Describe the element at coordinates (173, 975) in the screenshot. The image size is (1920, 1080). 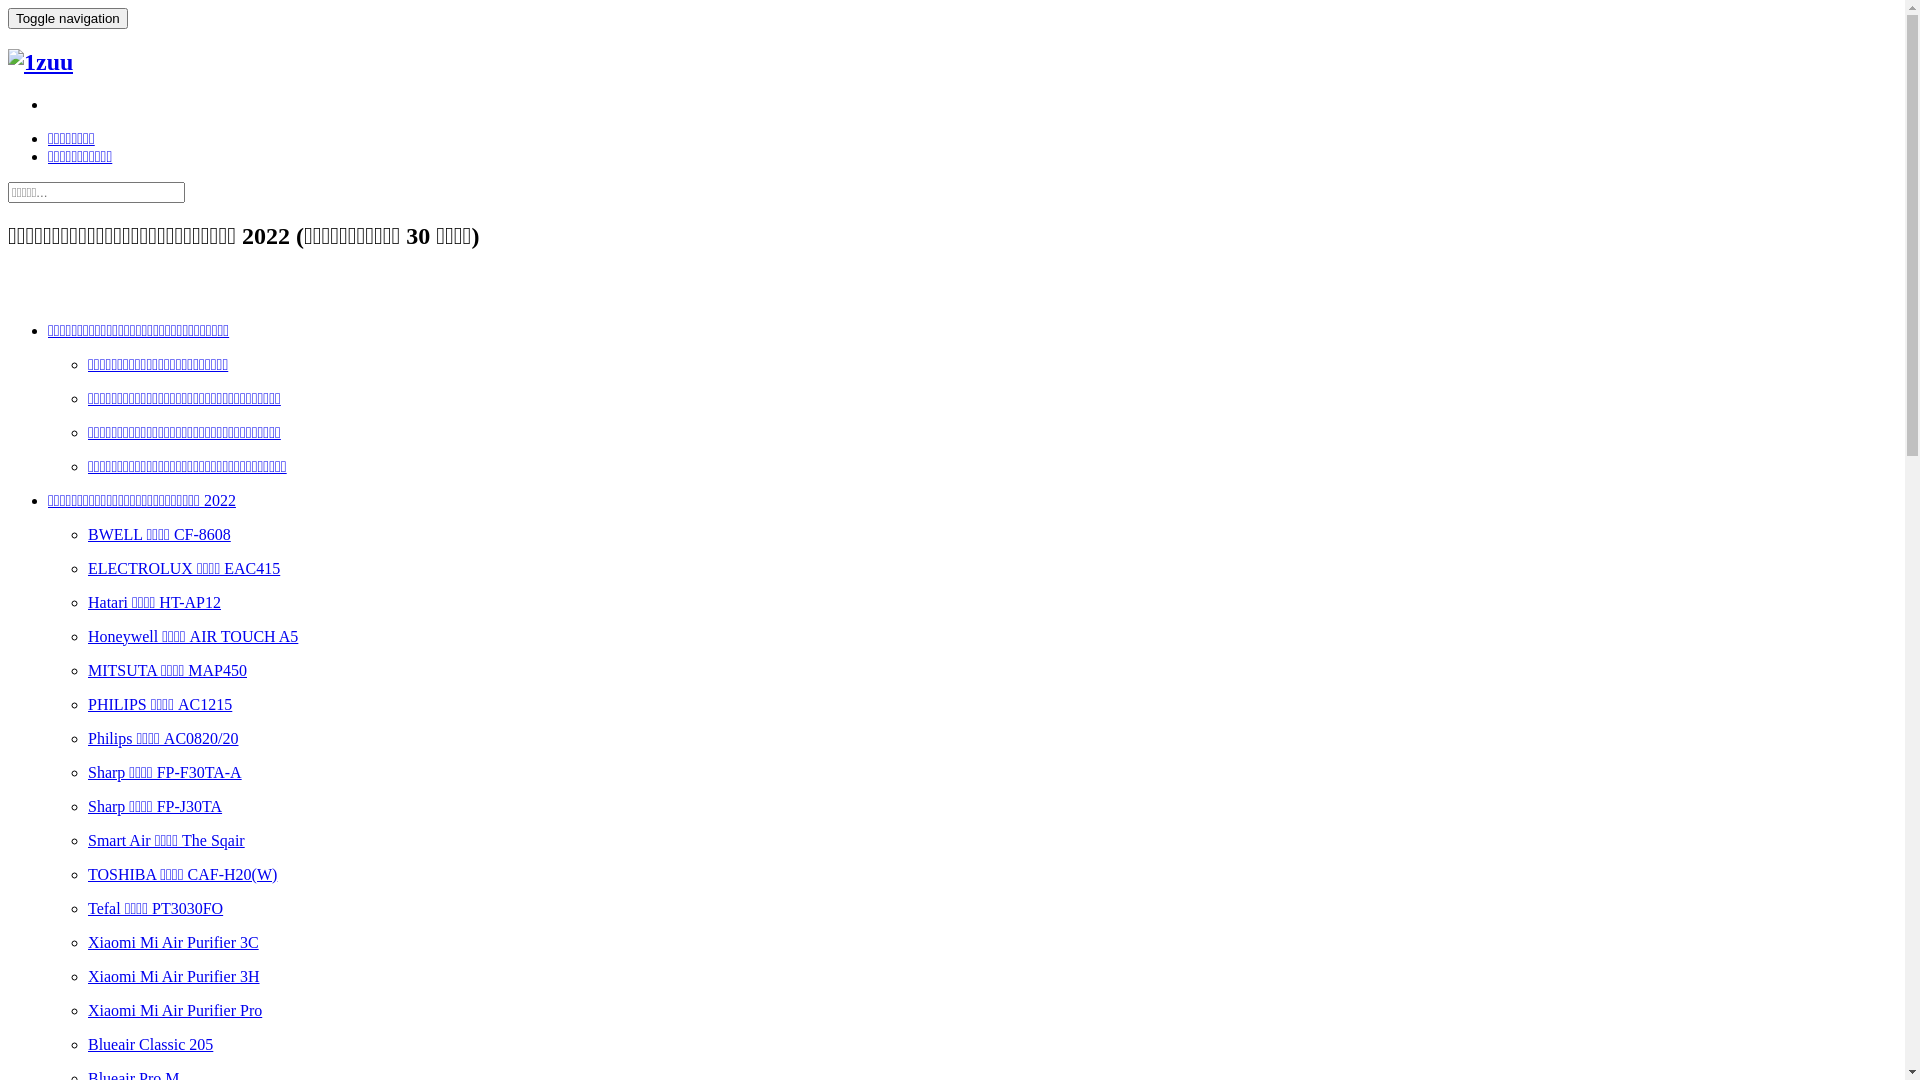
I see `'Xiaomi Mi Air Purifier 3H'` at that location.